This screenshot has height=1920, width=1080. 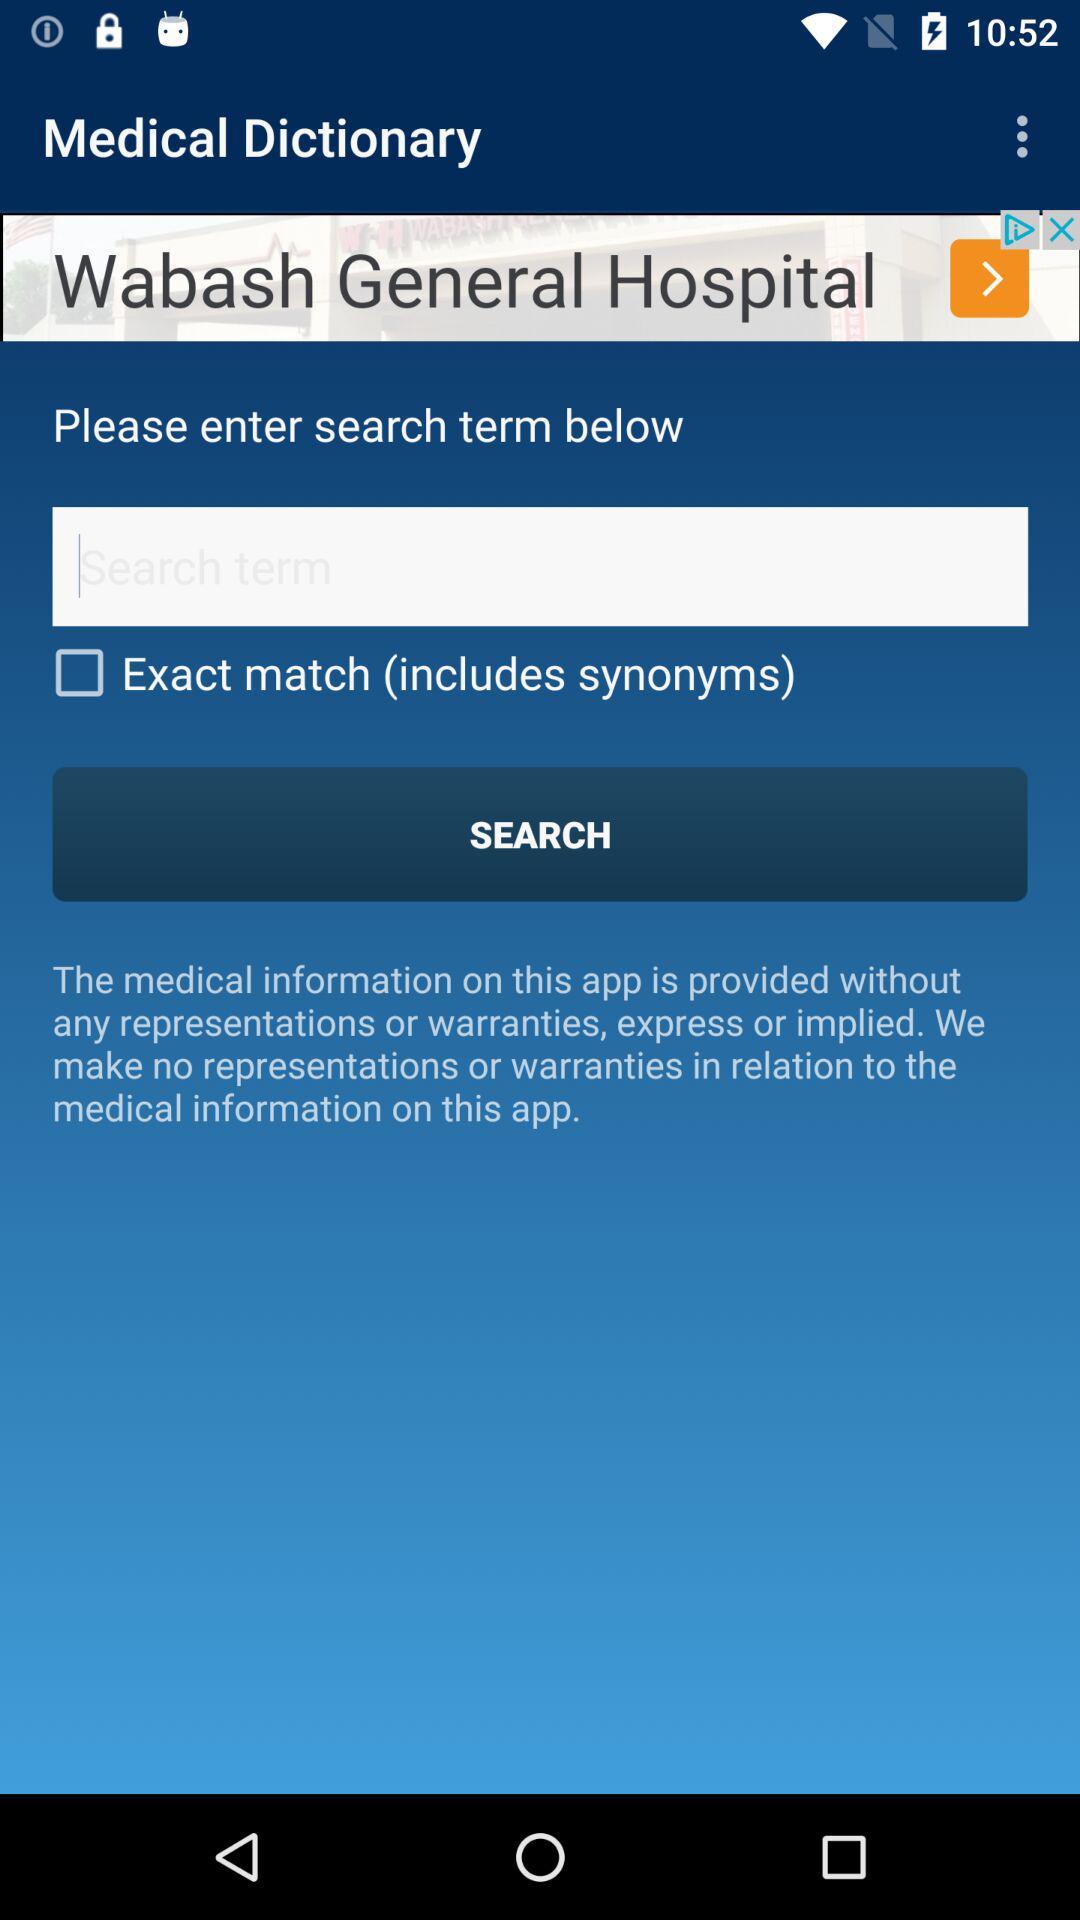 What do you see at coordinates (540, 565) in the screenshot?
I see `for search` at bounding box center [540, 565].